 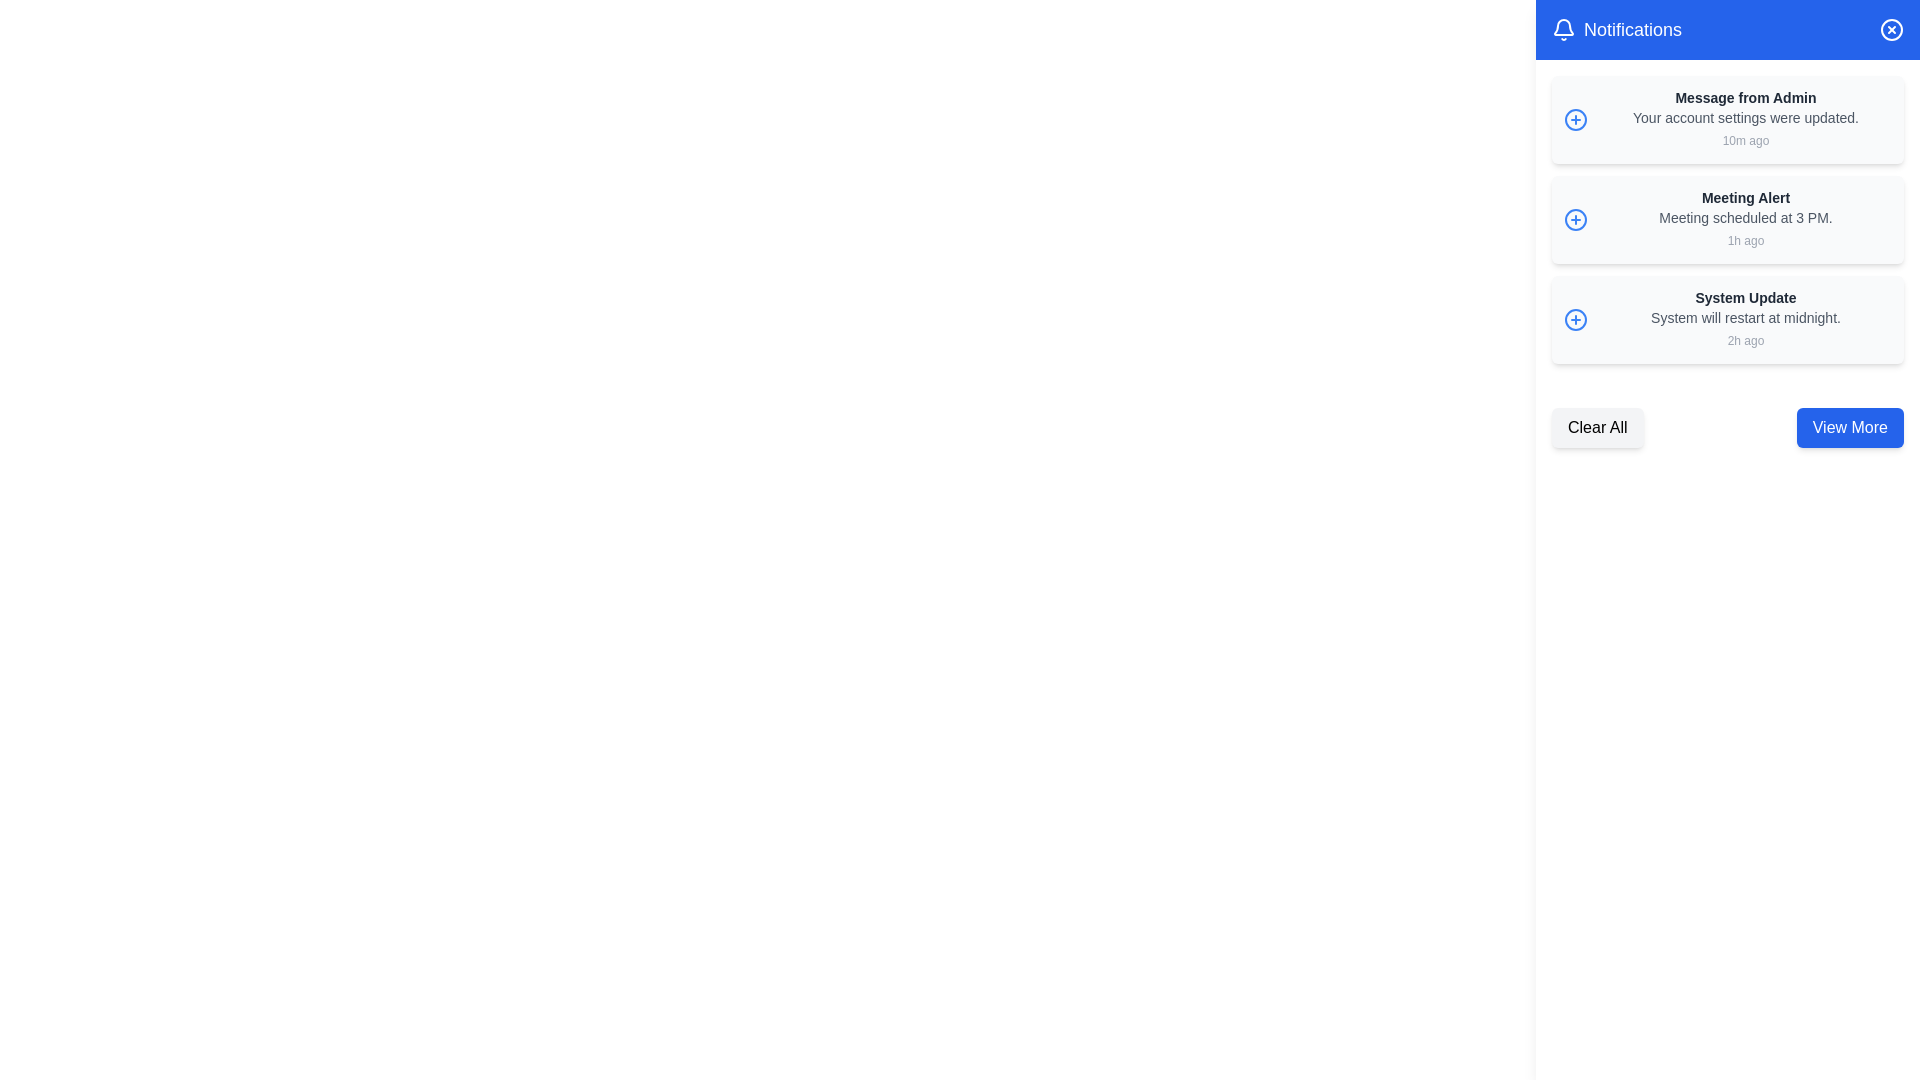 What do you see at coordinates (1745, 140) in the screenshot?
I see `the timestamp text label indicating when the associated notification was received, located at the bottom-right corner of the first notification item` at bounding box center [1745, 140].